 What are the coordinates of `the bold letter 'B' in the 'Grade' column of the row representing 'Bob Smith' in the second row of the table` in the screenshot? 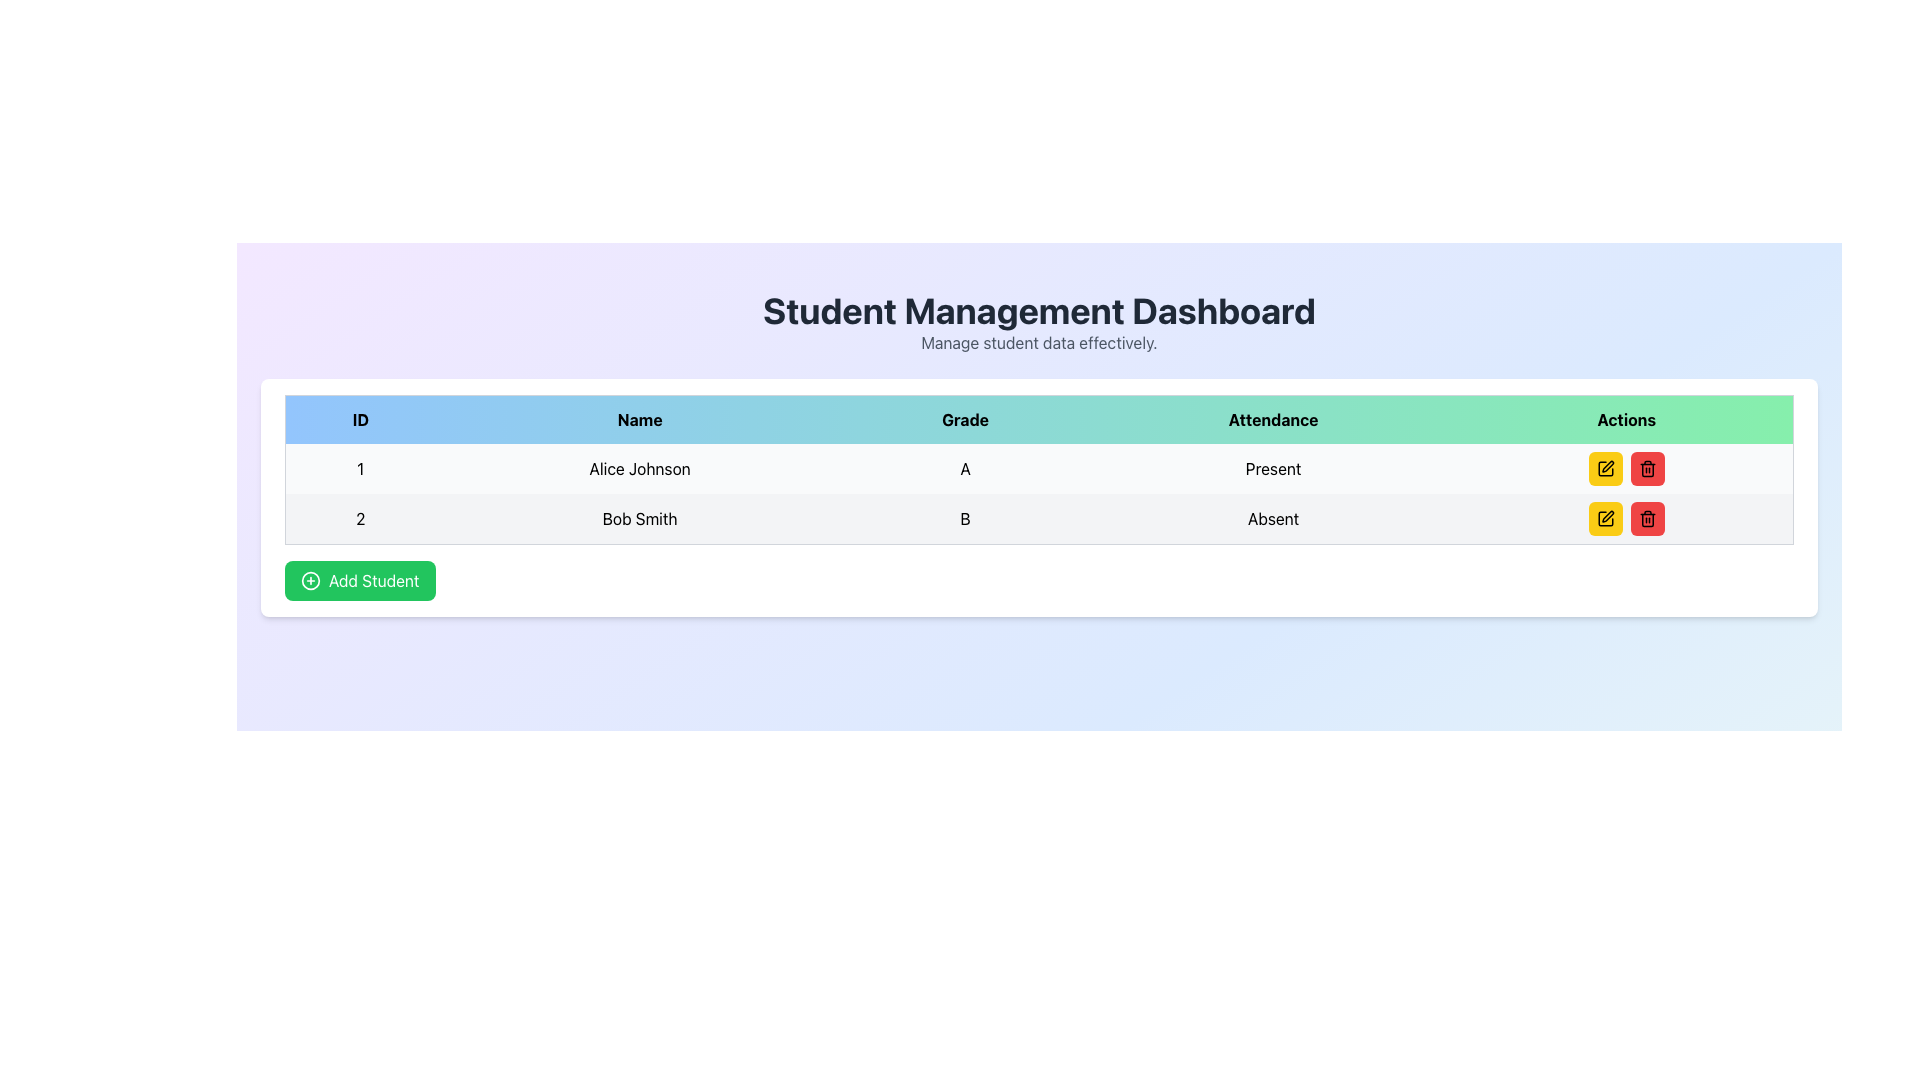 It's located at (965, 518).